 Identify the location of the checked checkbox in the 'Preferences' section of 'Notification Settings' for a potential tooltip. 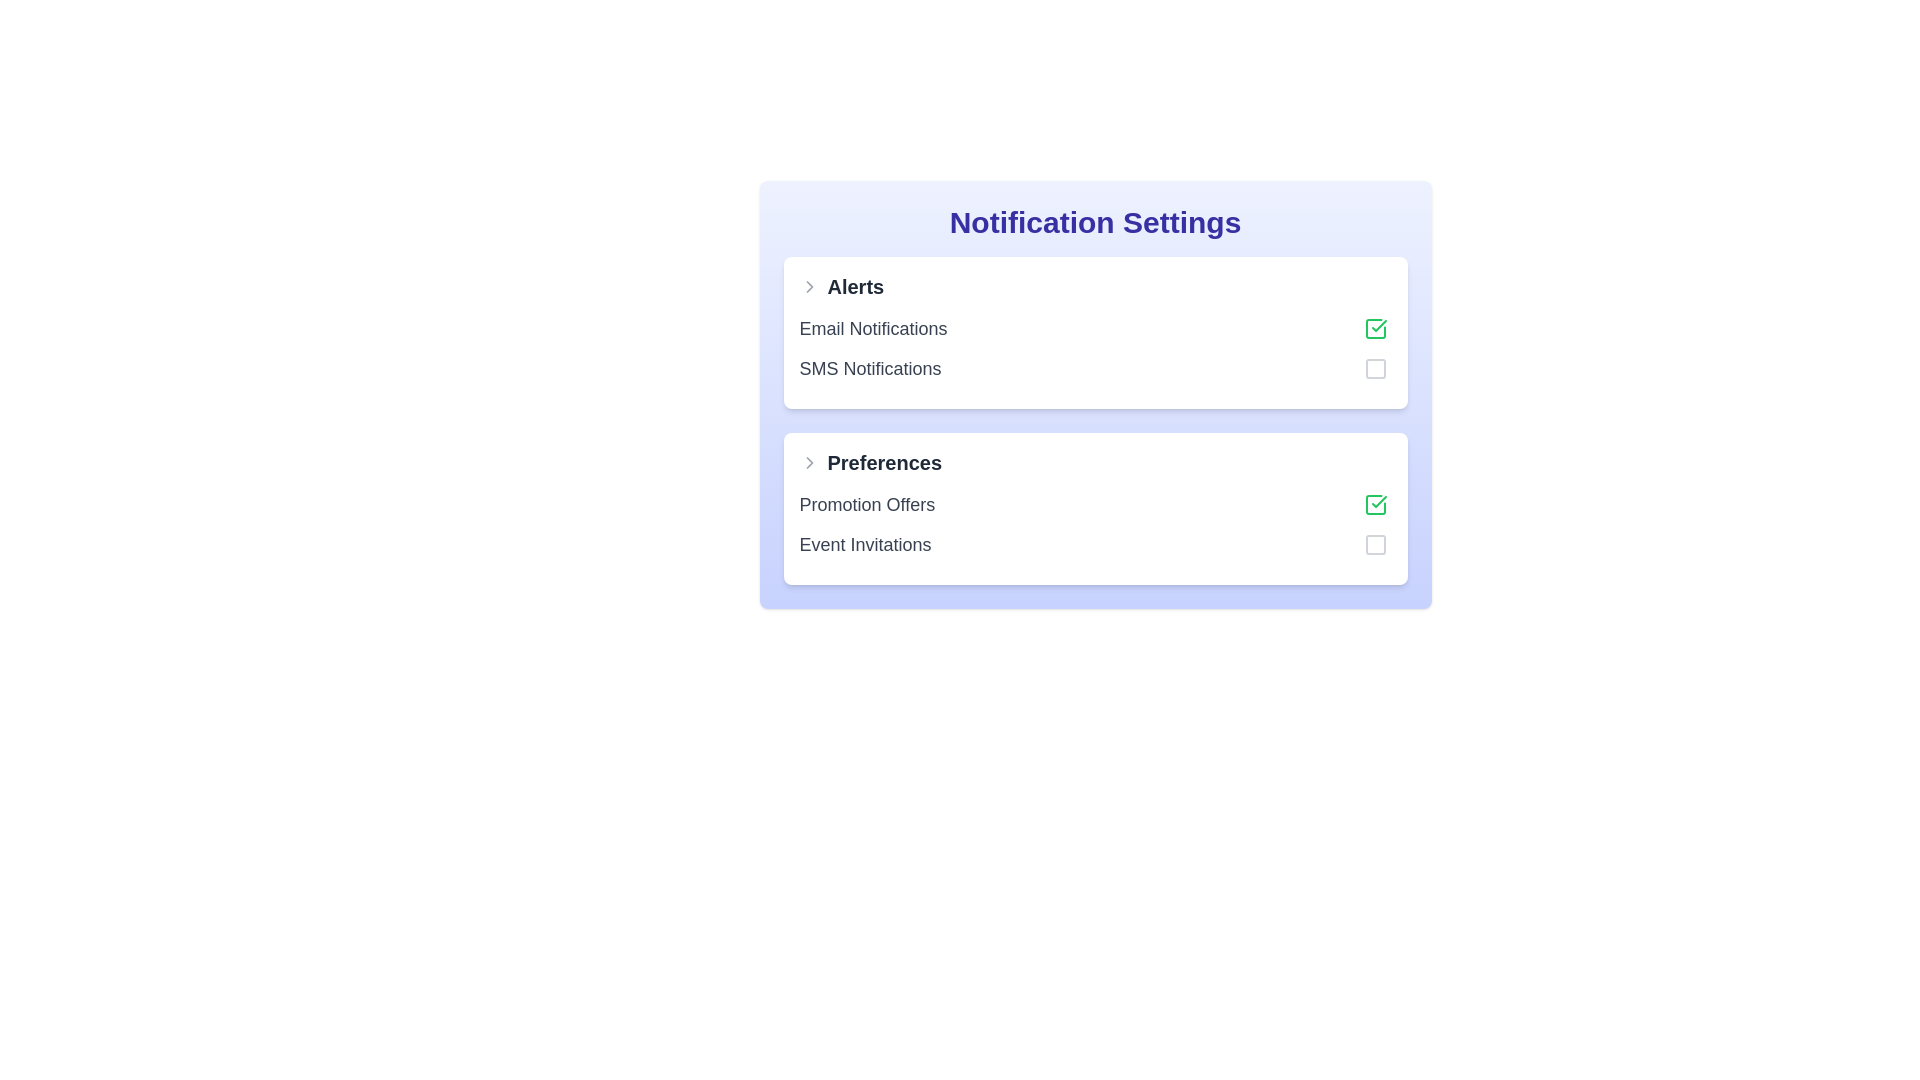
(1374, 504).